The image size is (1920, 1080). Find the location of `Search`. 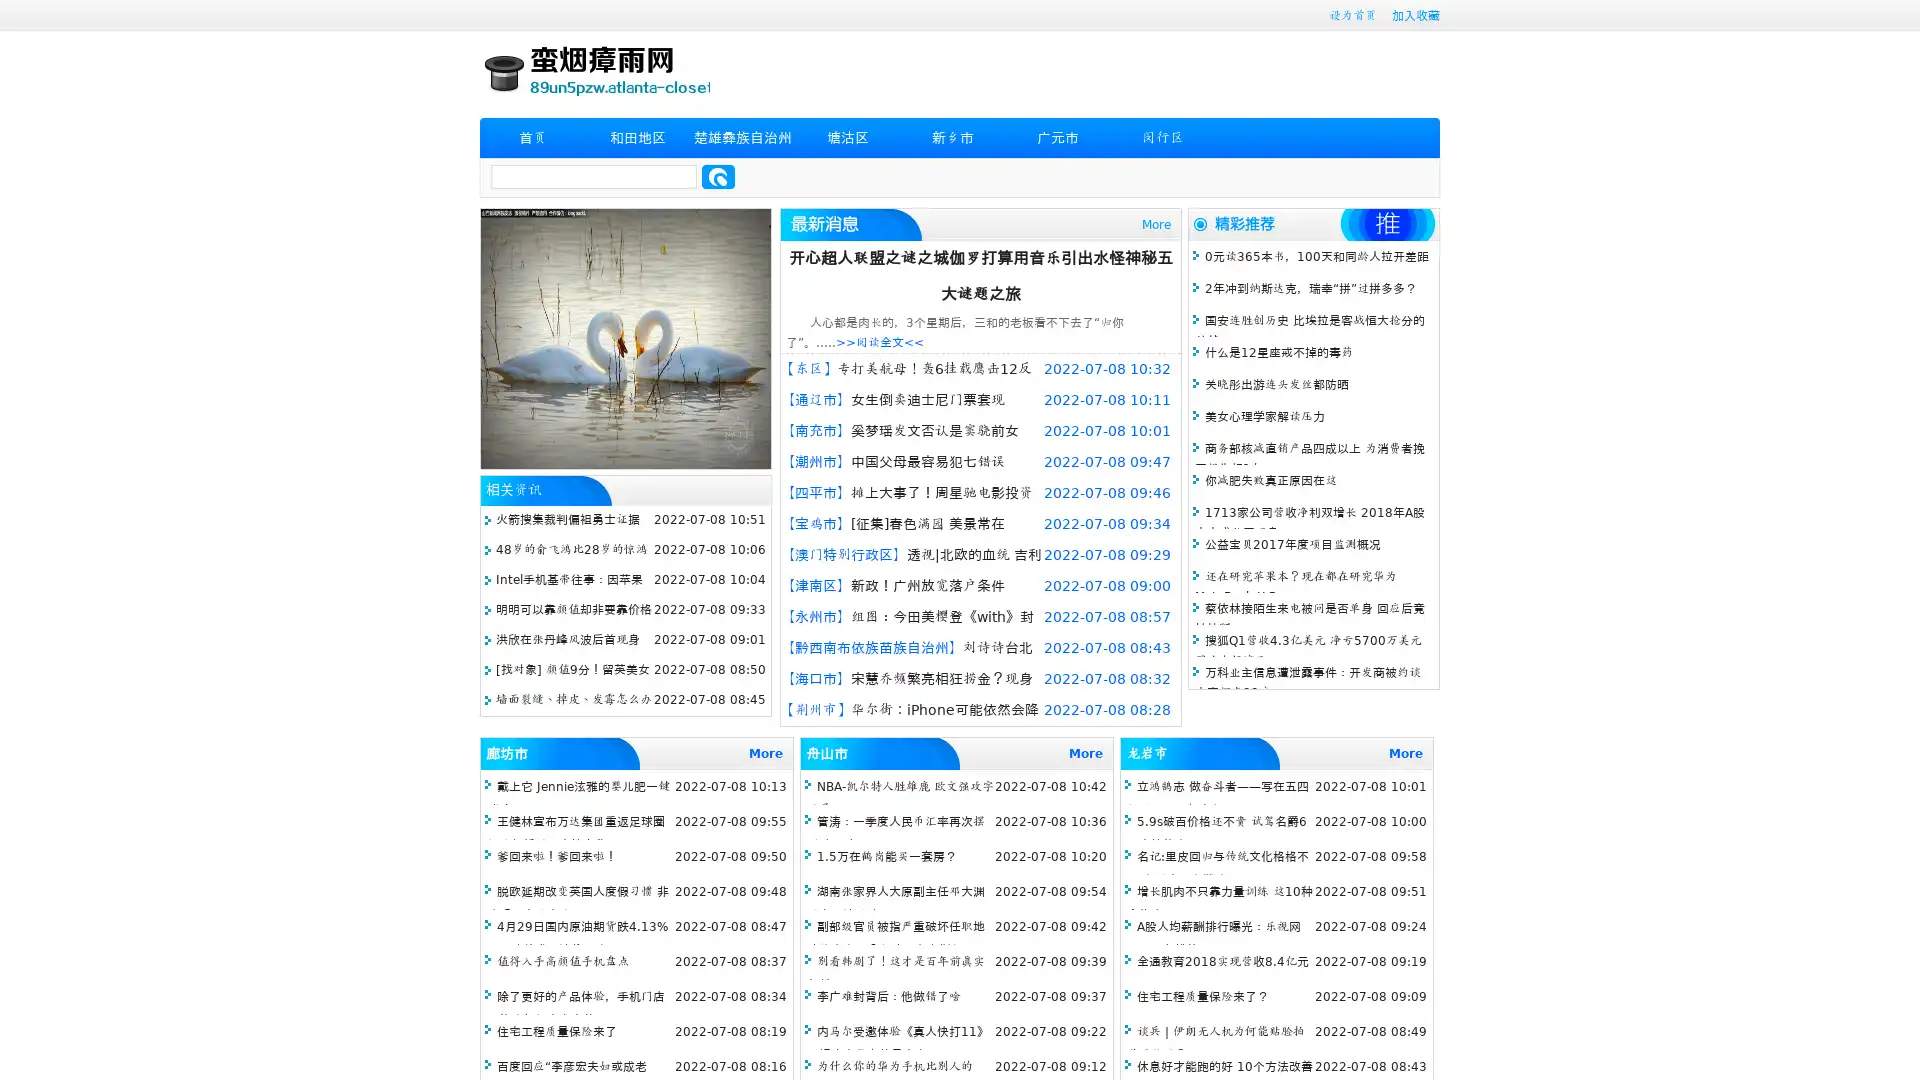

Search is located at coordinates (718, 176).